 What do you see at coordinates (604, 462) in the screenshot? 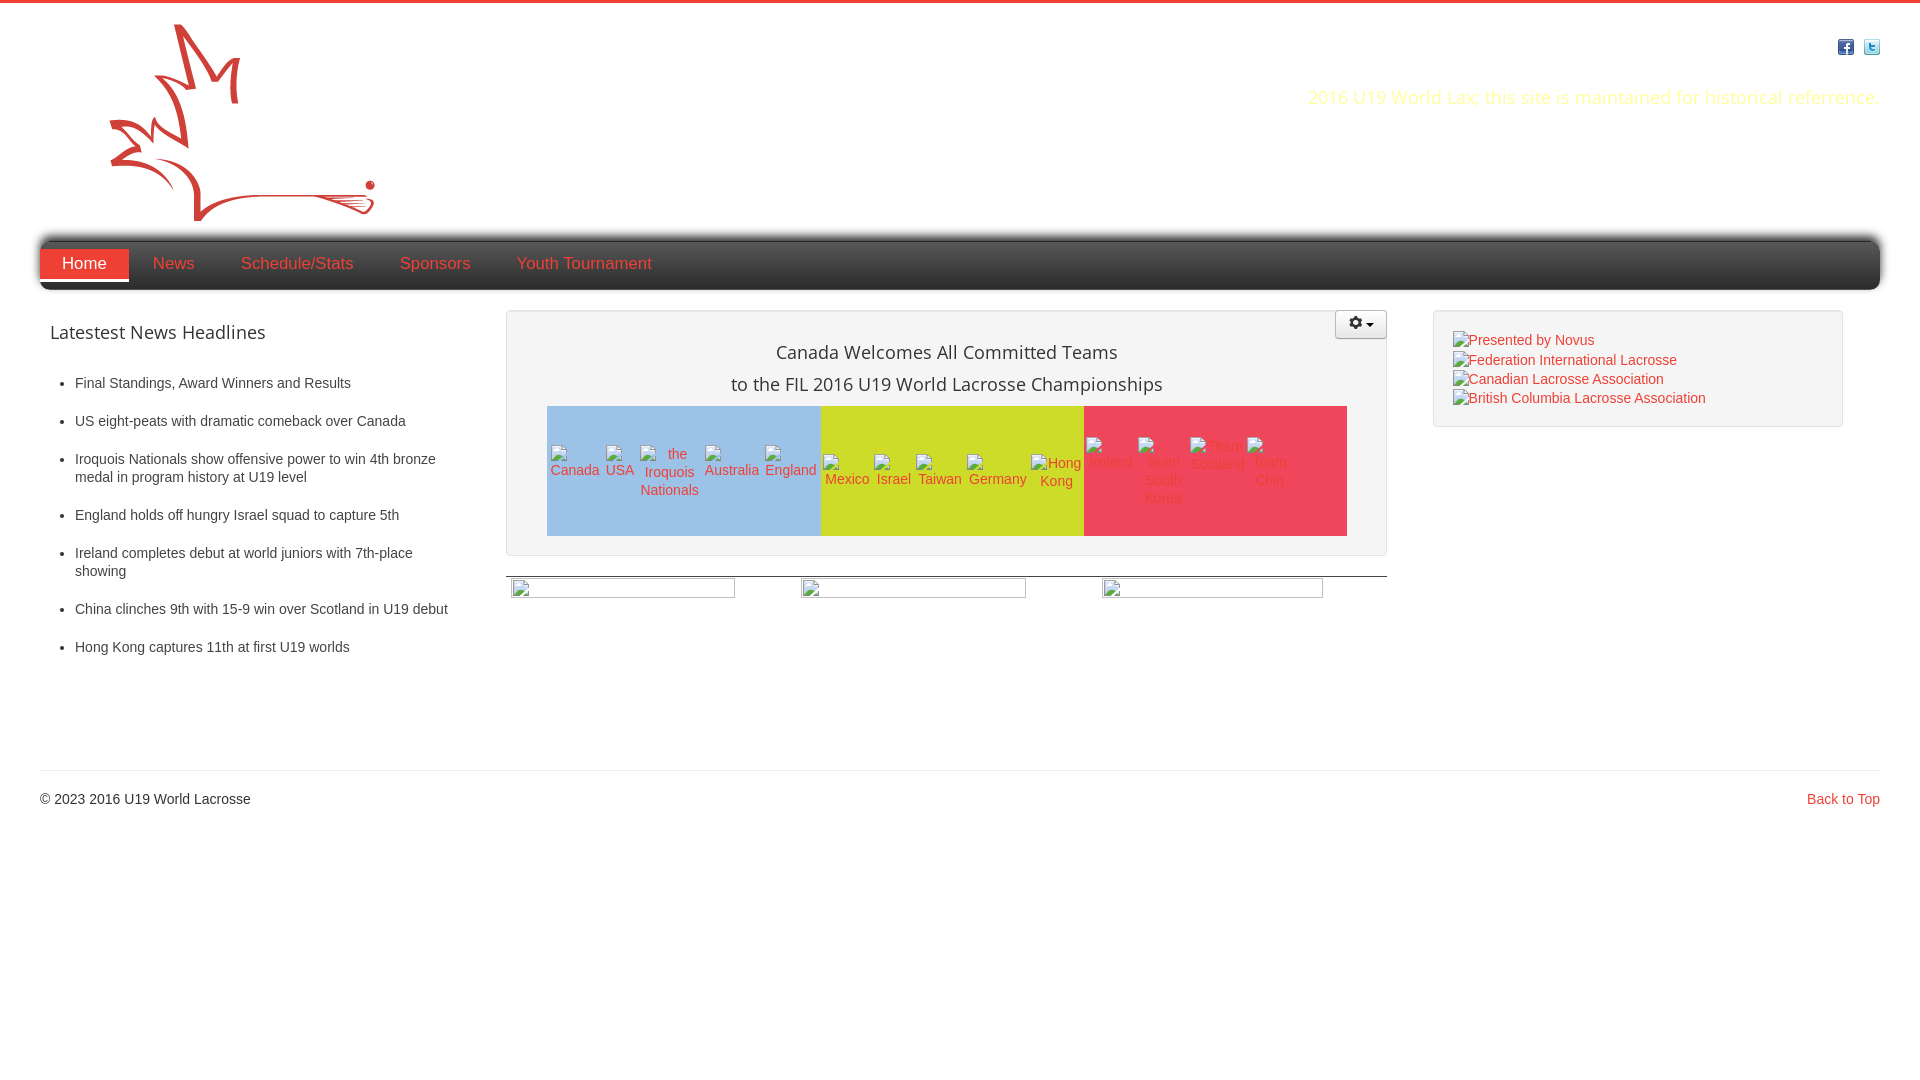
I see `'Team USA'` at bounding box center [604, 462].